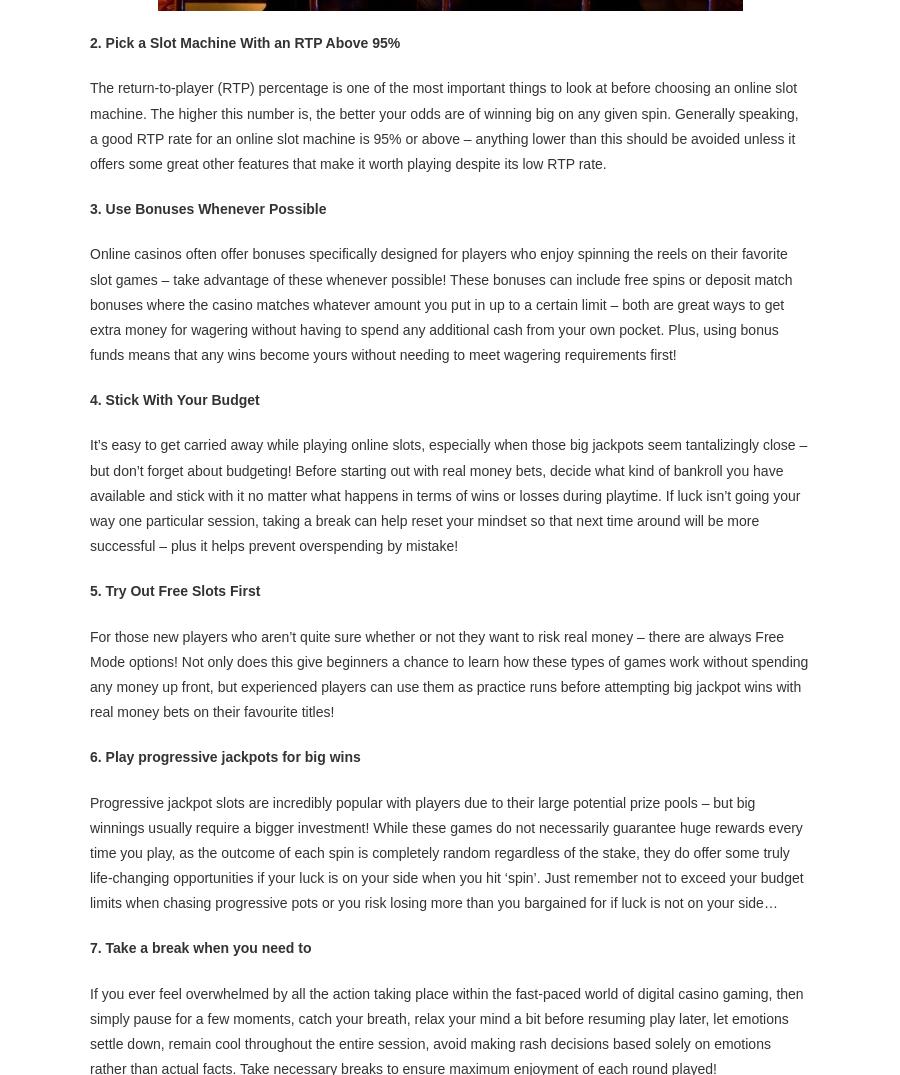  What do you see at coordinates (443, 124) in the screenshot?
I see `'The return-to-player (RTP) percentage is one of the most important things to look at before choosing an online slot machine. The higher this number is, the better your odds are of winning big on any given spin. Generally speaking, a good RTP rate for an online slot machine is 95% or above – anything lower than this should be avoided unless it offers some great other features that make it worth playing despite its low RTP rate.'` at bounding box center [443, 124].